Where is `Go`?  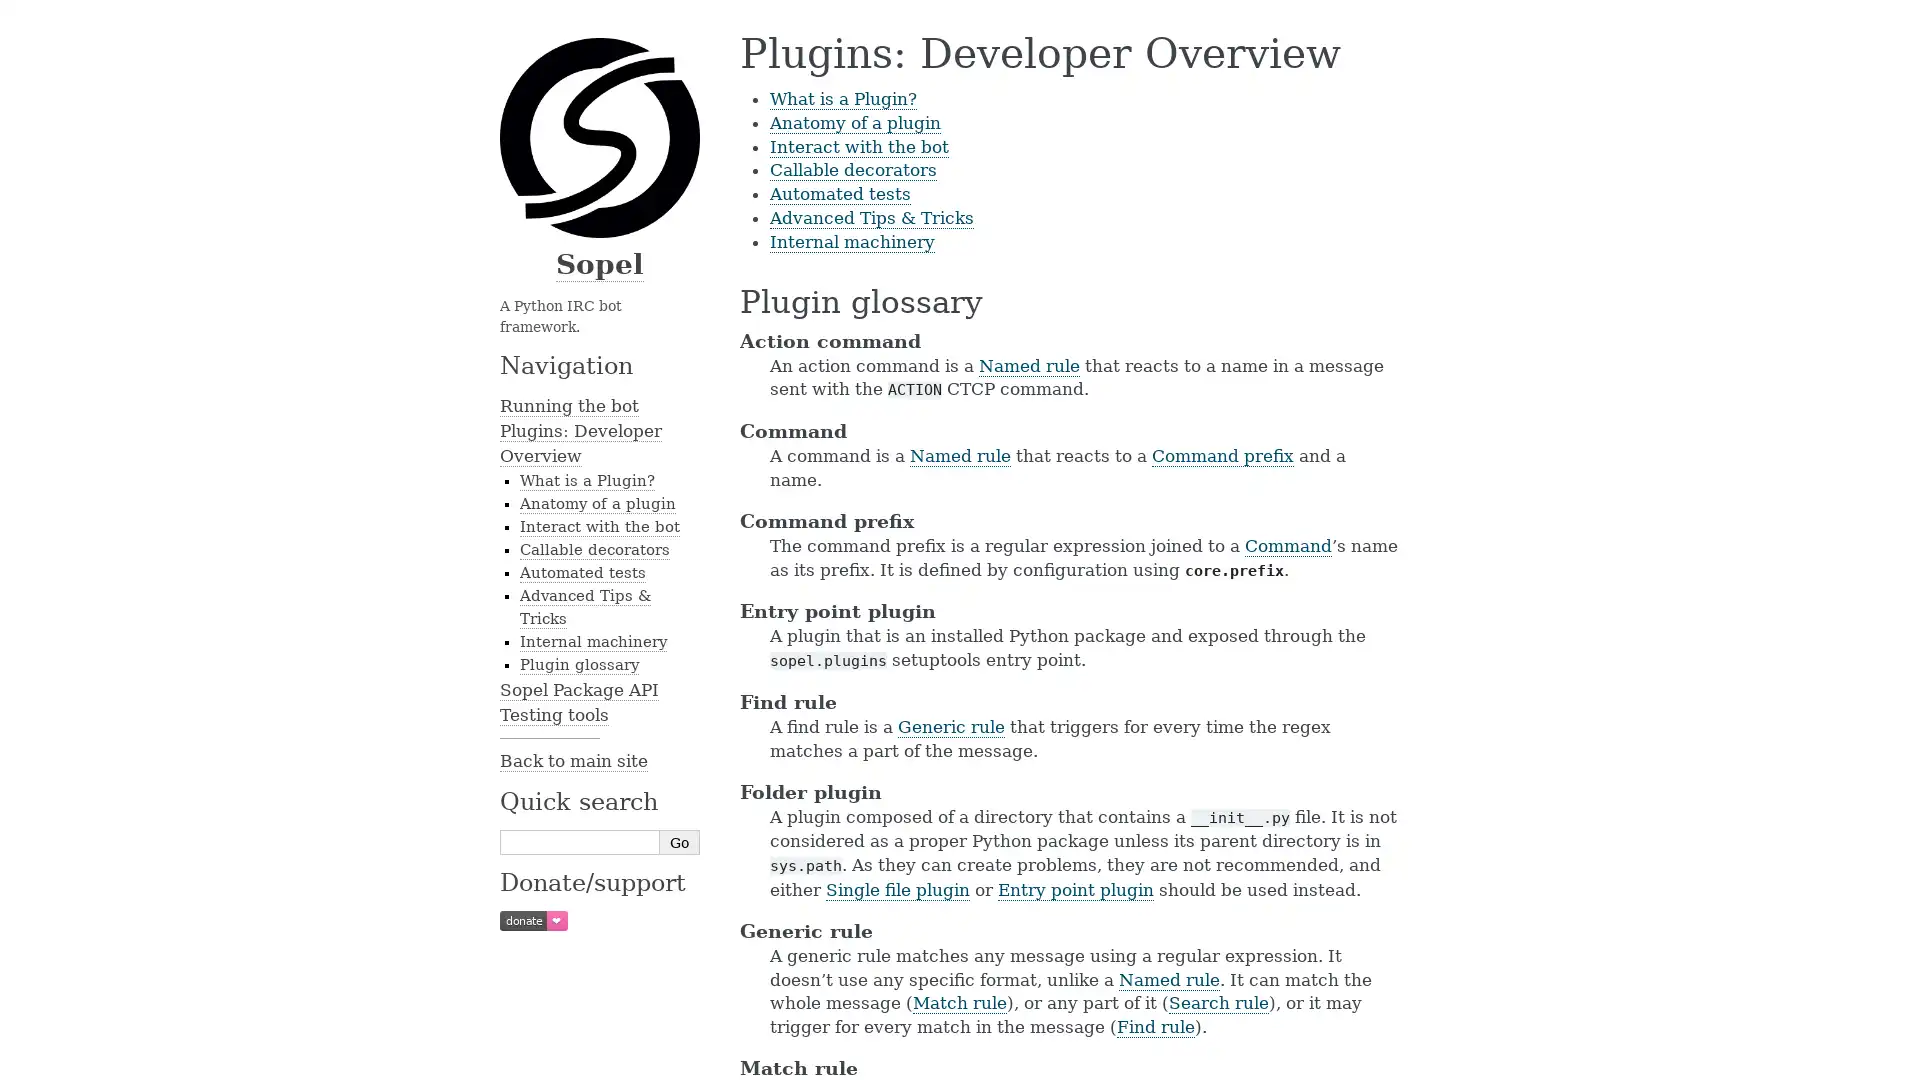
Go is located at coordinates (680, 842).